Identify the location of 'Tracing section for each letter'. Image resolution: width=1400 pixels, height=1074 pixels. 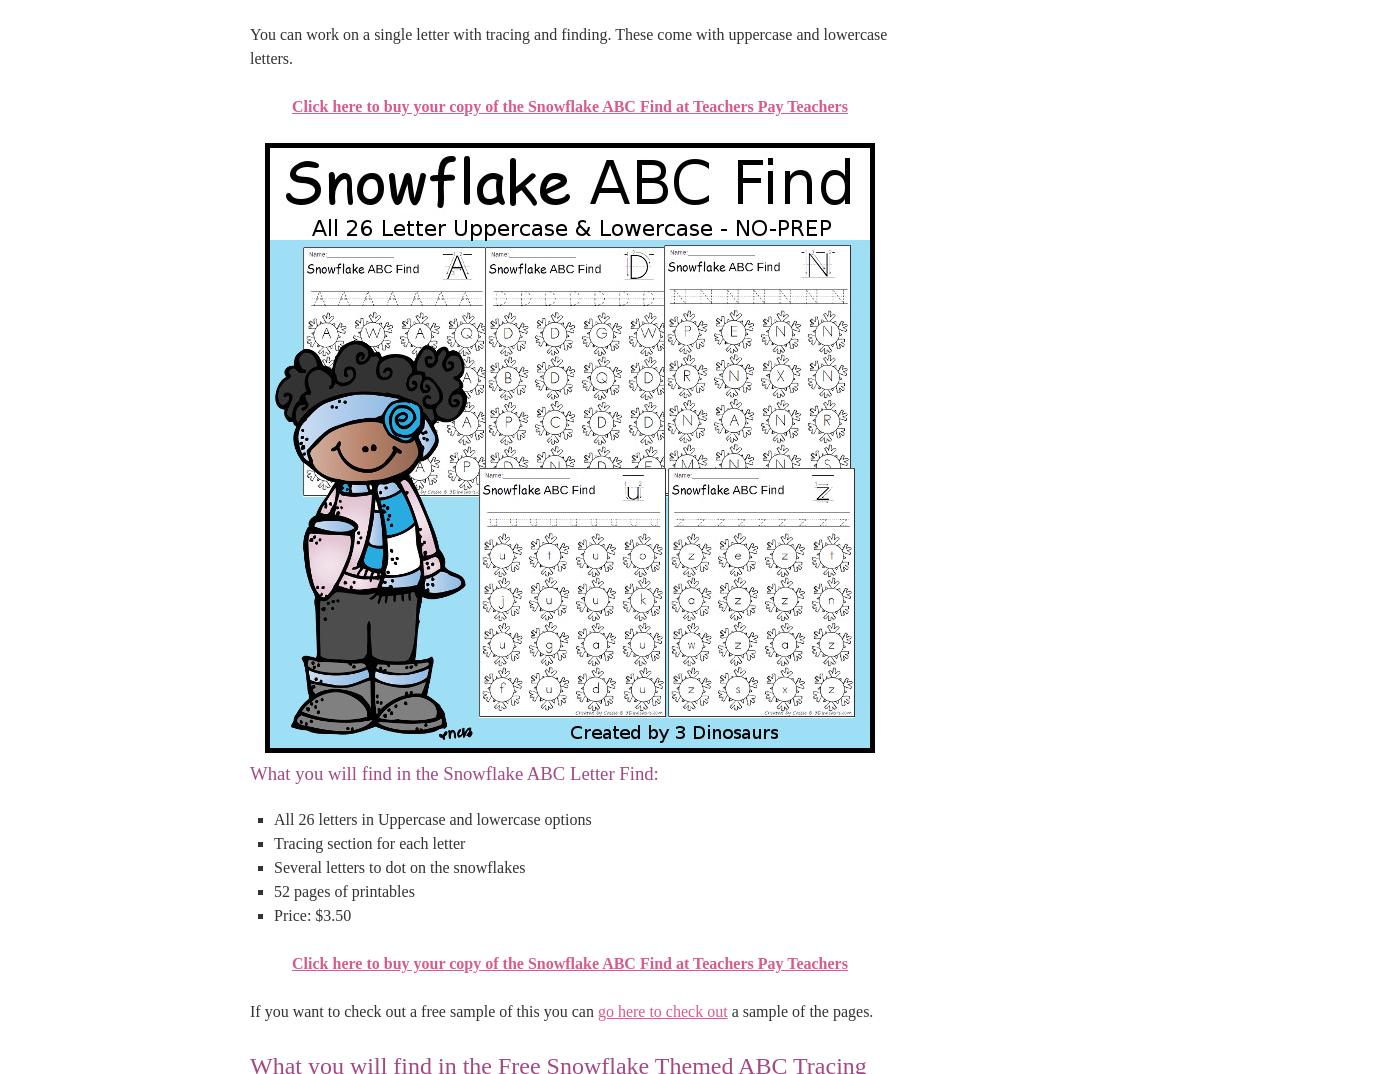
(369, 842).